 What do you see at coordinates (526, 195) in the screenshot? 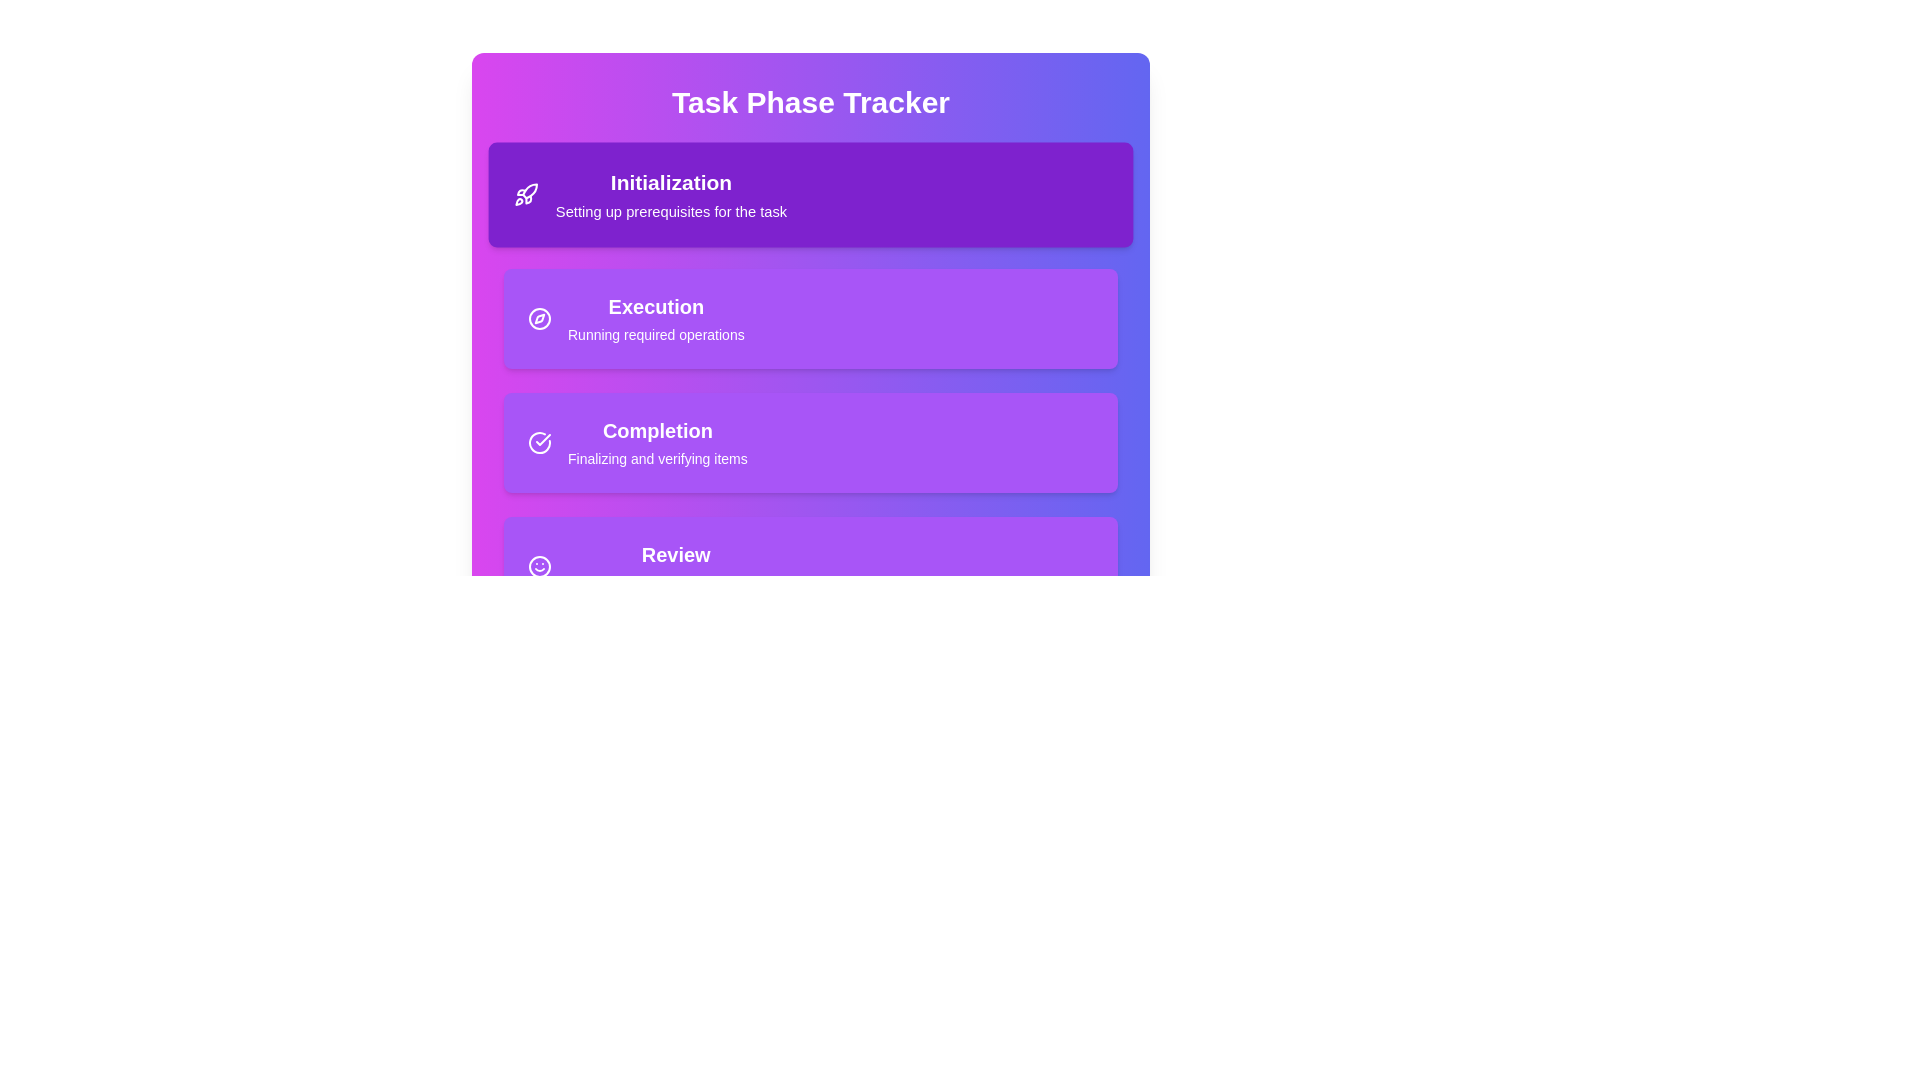
I see `the rocket icon, which is a minimalist SVG graphic located next to the 'Initialization' label within a purple rectangular card` at bounding box center [526, 195].